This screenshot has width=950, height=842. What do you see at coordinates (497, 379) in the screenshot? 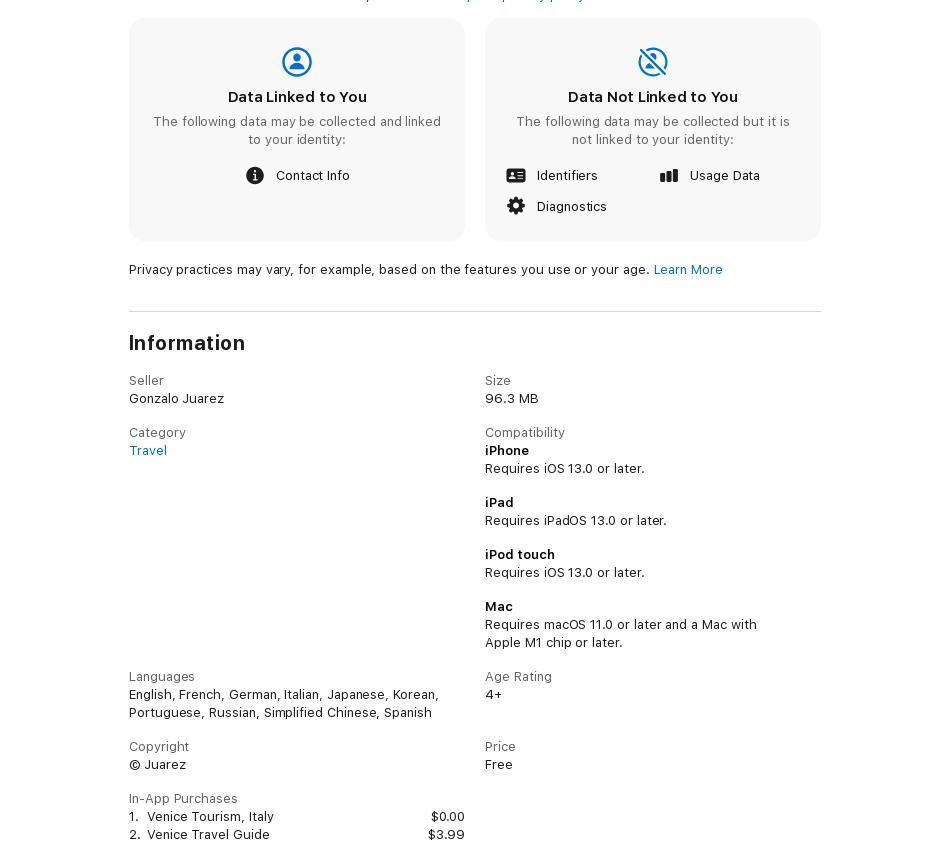
I see `'Size'` at bounding box center [497, 379].